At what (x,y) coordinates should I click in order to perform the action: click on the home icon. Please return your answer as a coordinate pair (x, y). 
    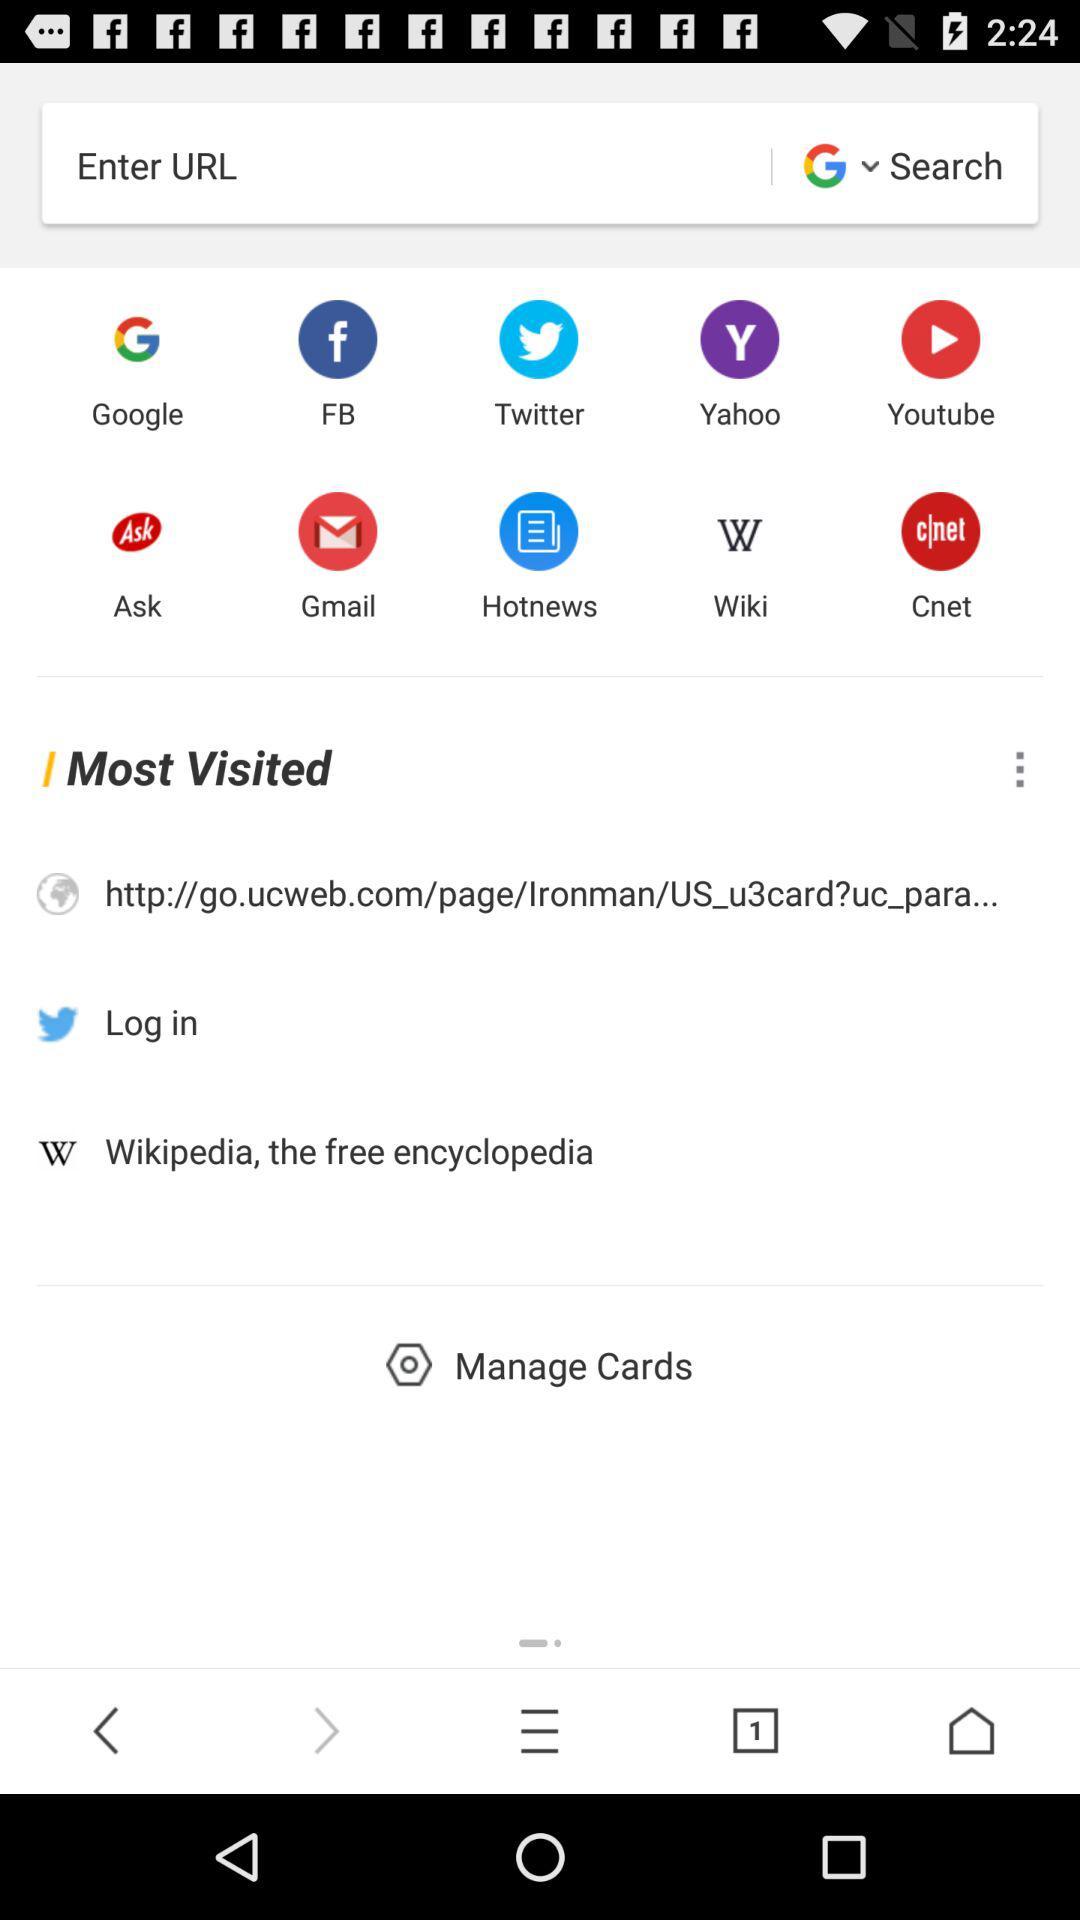
    Looking at the image, I should click on (971, 1851).